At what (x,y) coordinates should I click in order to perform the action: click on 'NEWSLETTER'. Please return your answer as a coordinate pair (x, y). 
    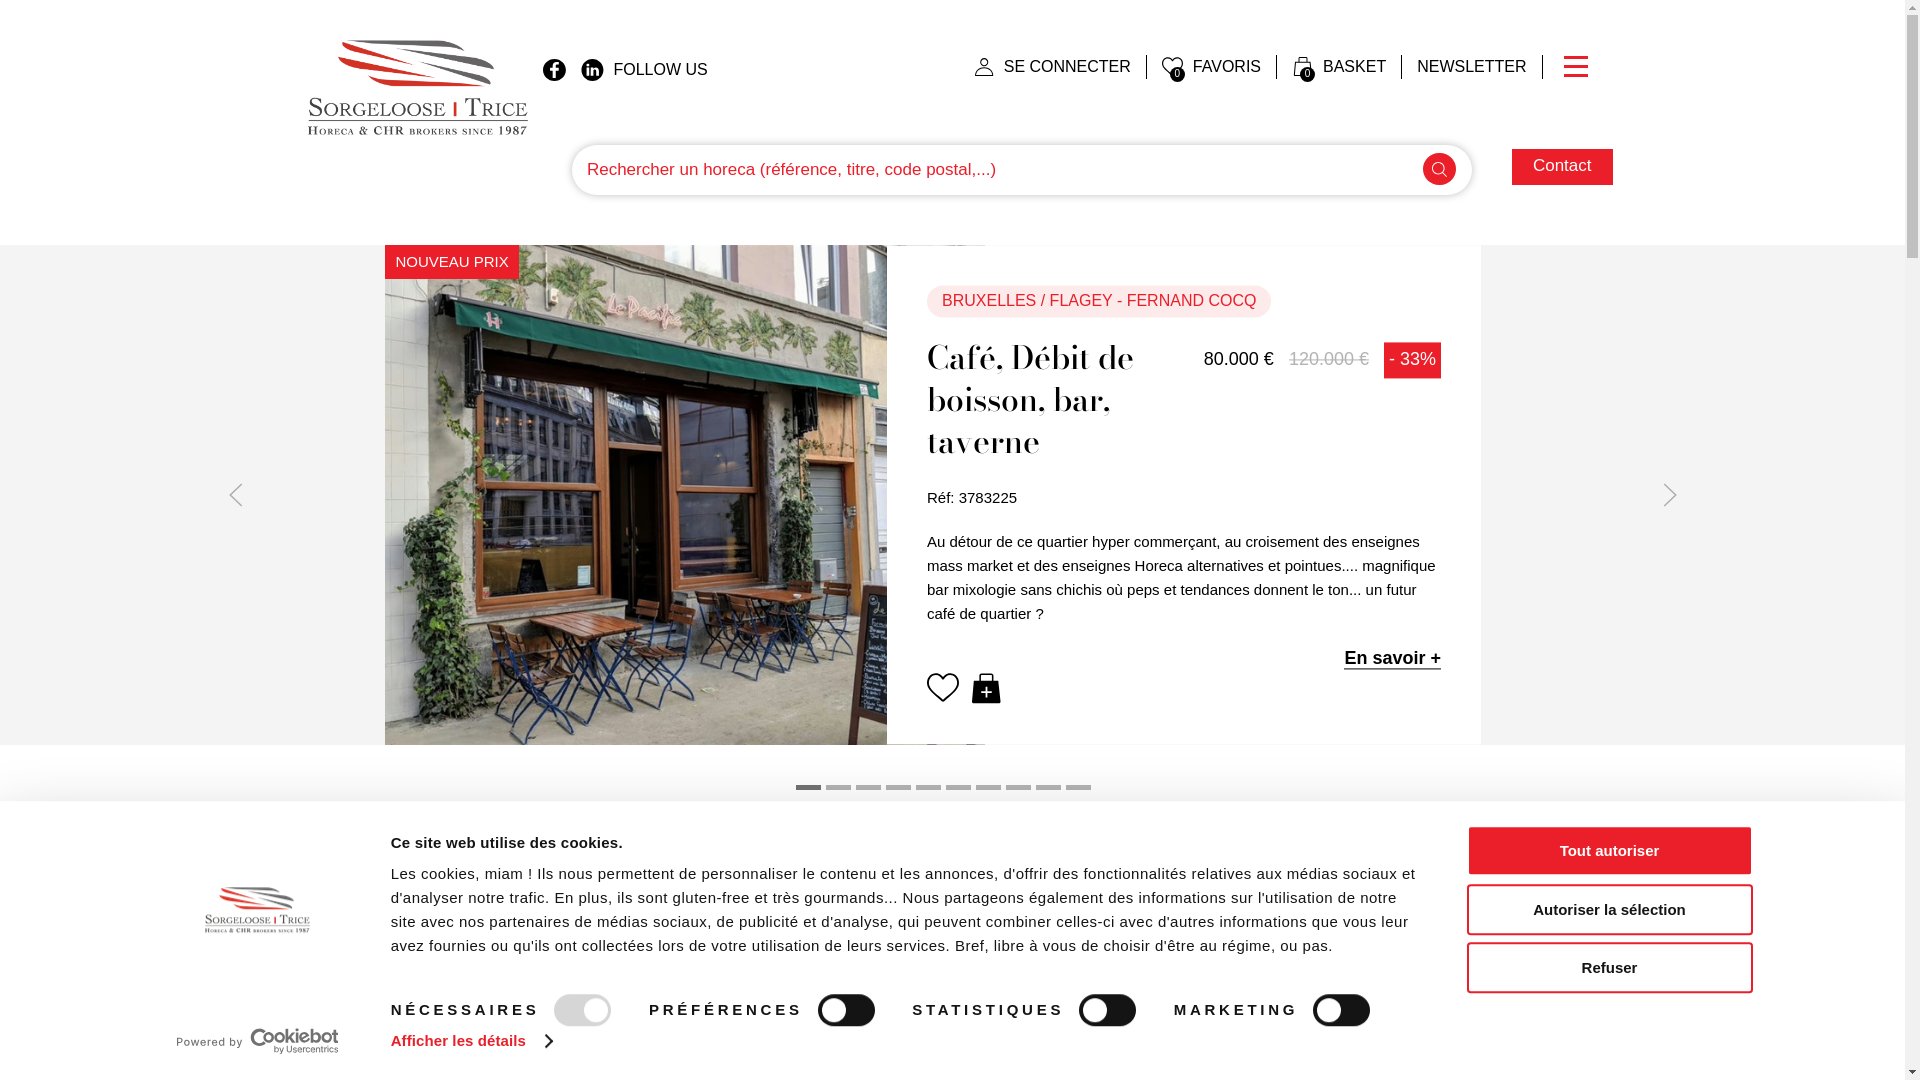
    Looking at the image, I should click on (1472, 65).